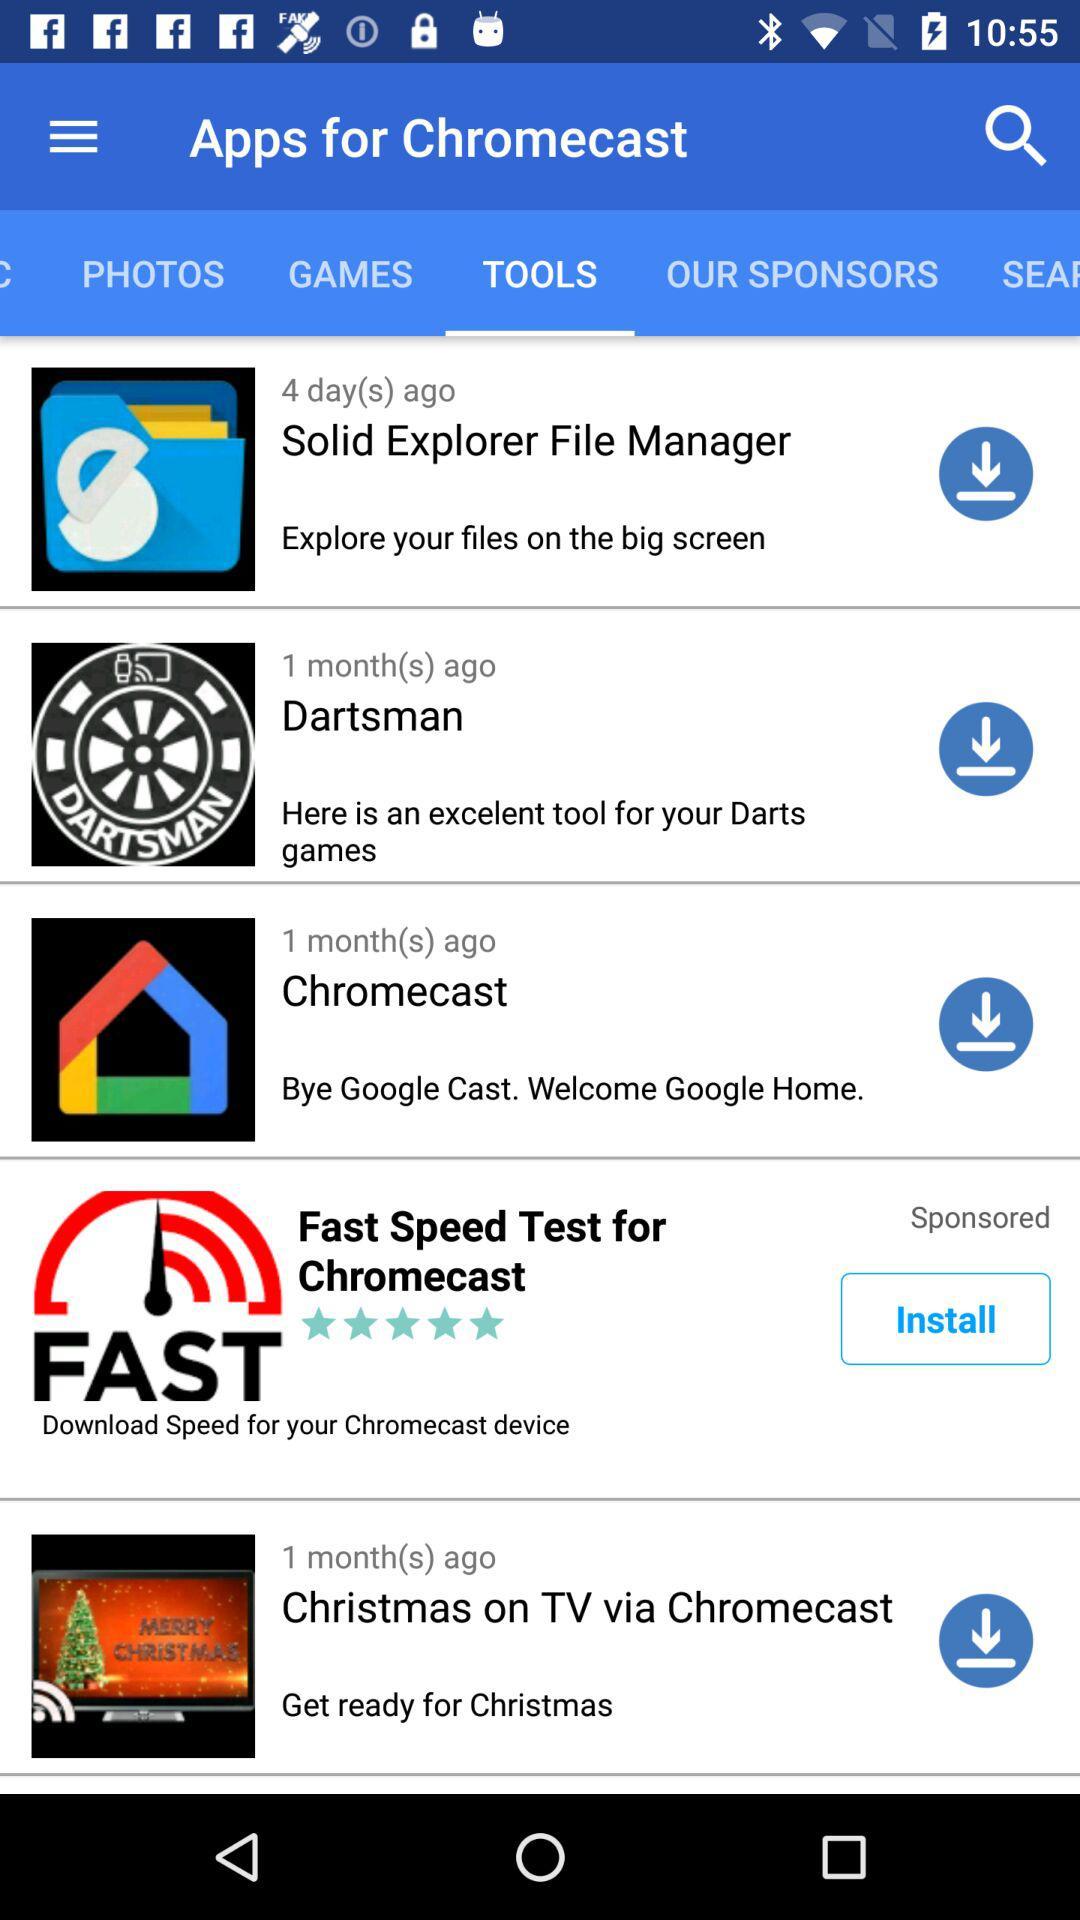 Image resolution: width=1080 pixels, height=1920 pixels. I want to click on icon next to the apps for chromecast item, so click(72, 135).